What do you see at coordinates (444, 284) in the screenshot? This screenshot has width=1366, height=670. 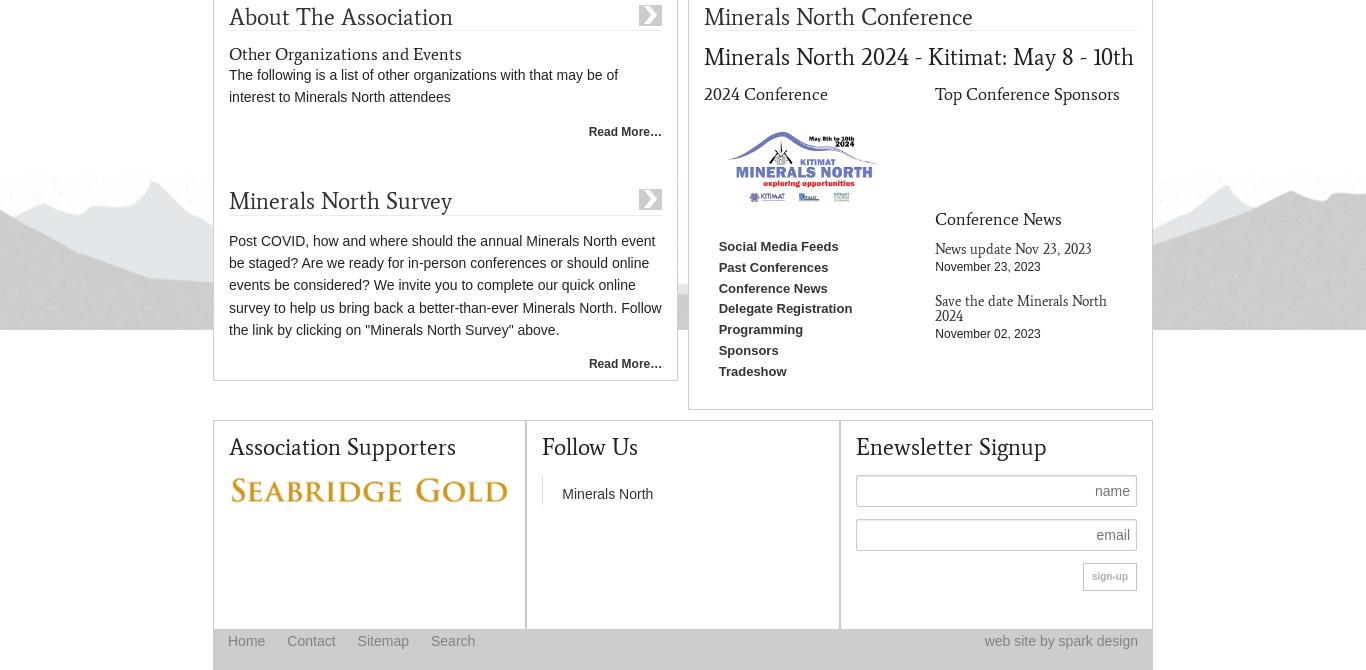 I see `'Post COVID, how and where should the annual Minerals North event be staged? Are we ready for in-person conferences or should online events be considered? We invite you to complete our quick online survey to help us bring back a better-than-ever Minerals North. Follow the link by clicking on "Minerals North Survey" above.'` at bounding box center [444, 284].